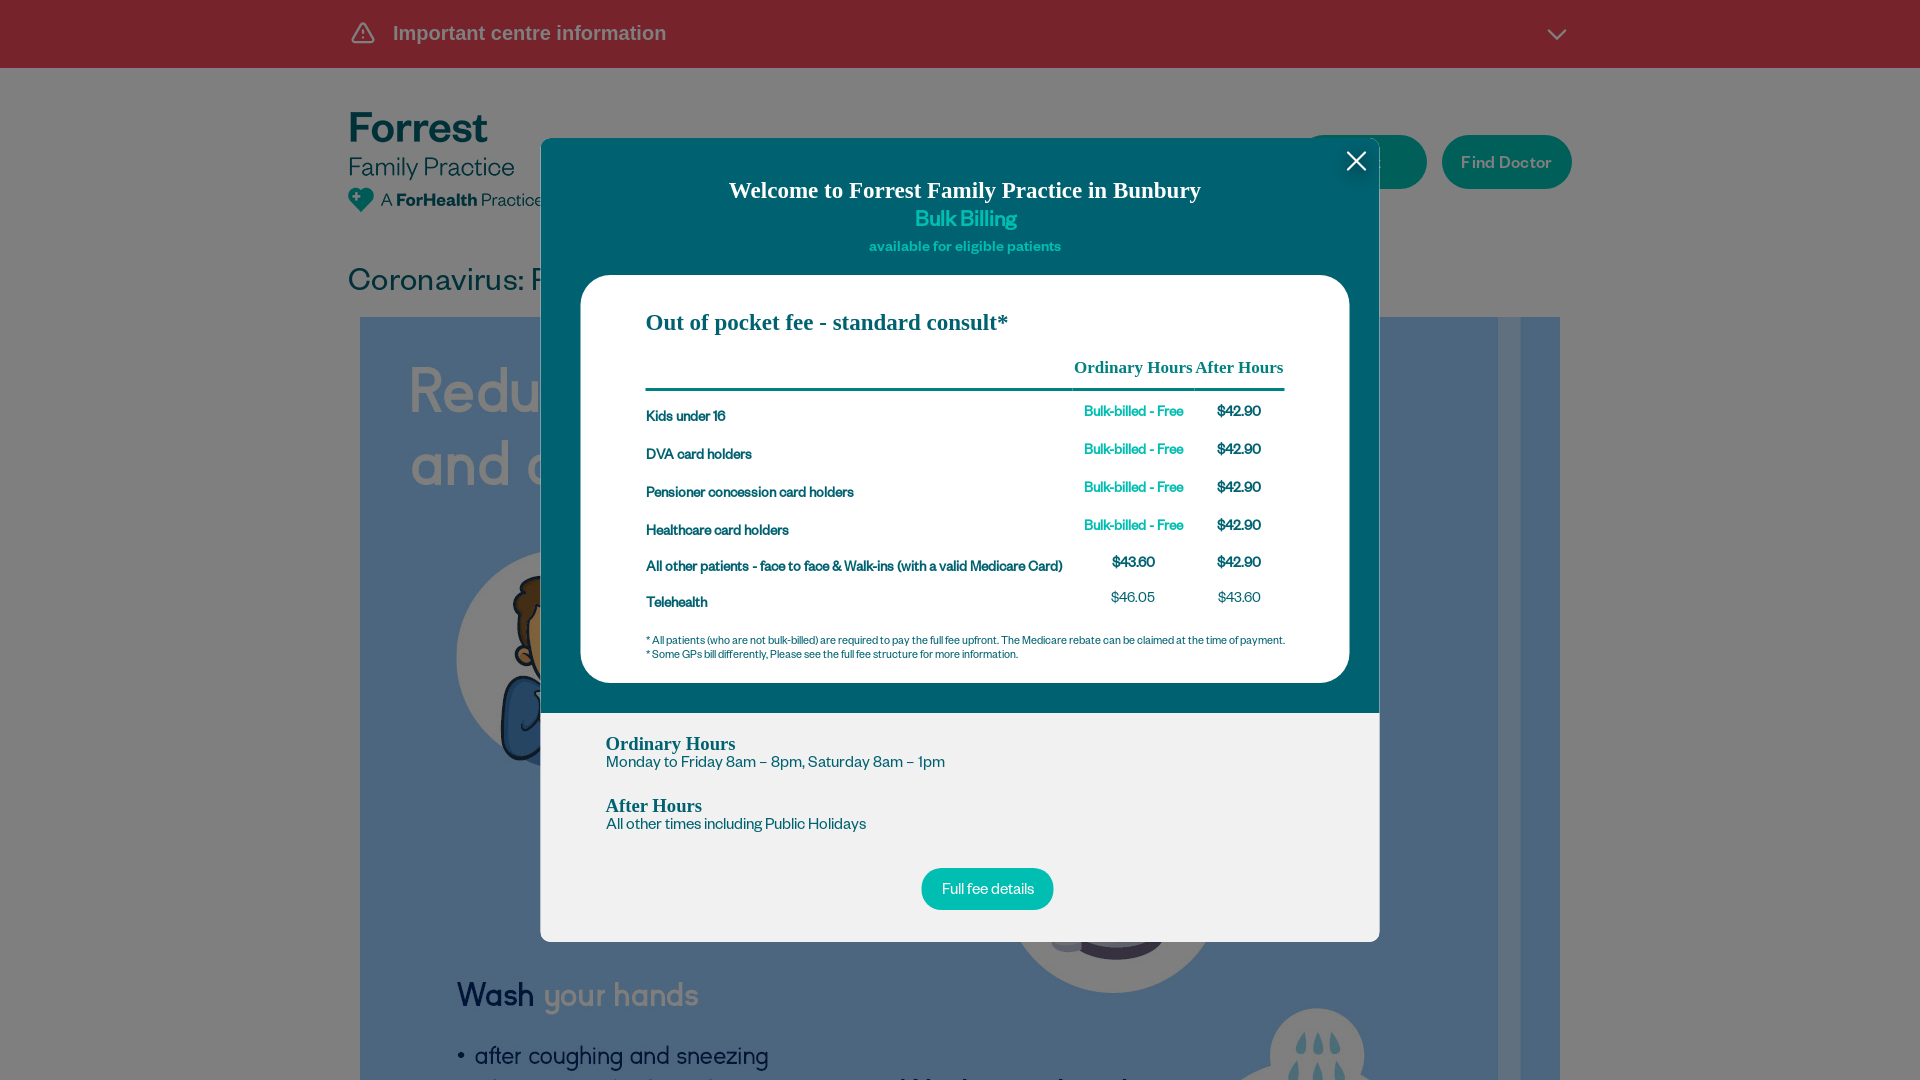 The image size is (1920, 1080). I want to click on 'Patient Fees', so click(1036, 164).